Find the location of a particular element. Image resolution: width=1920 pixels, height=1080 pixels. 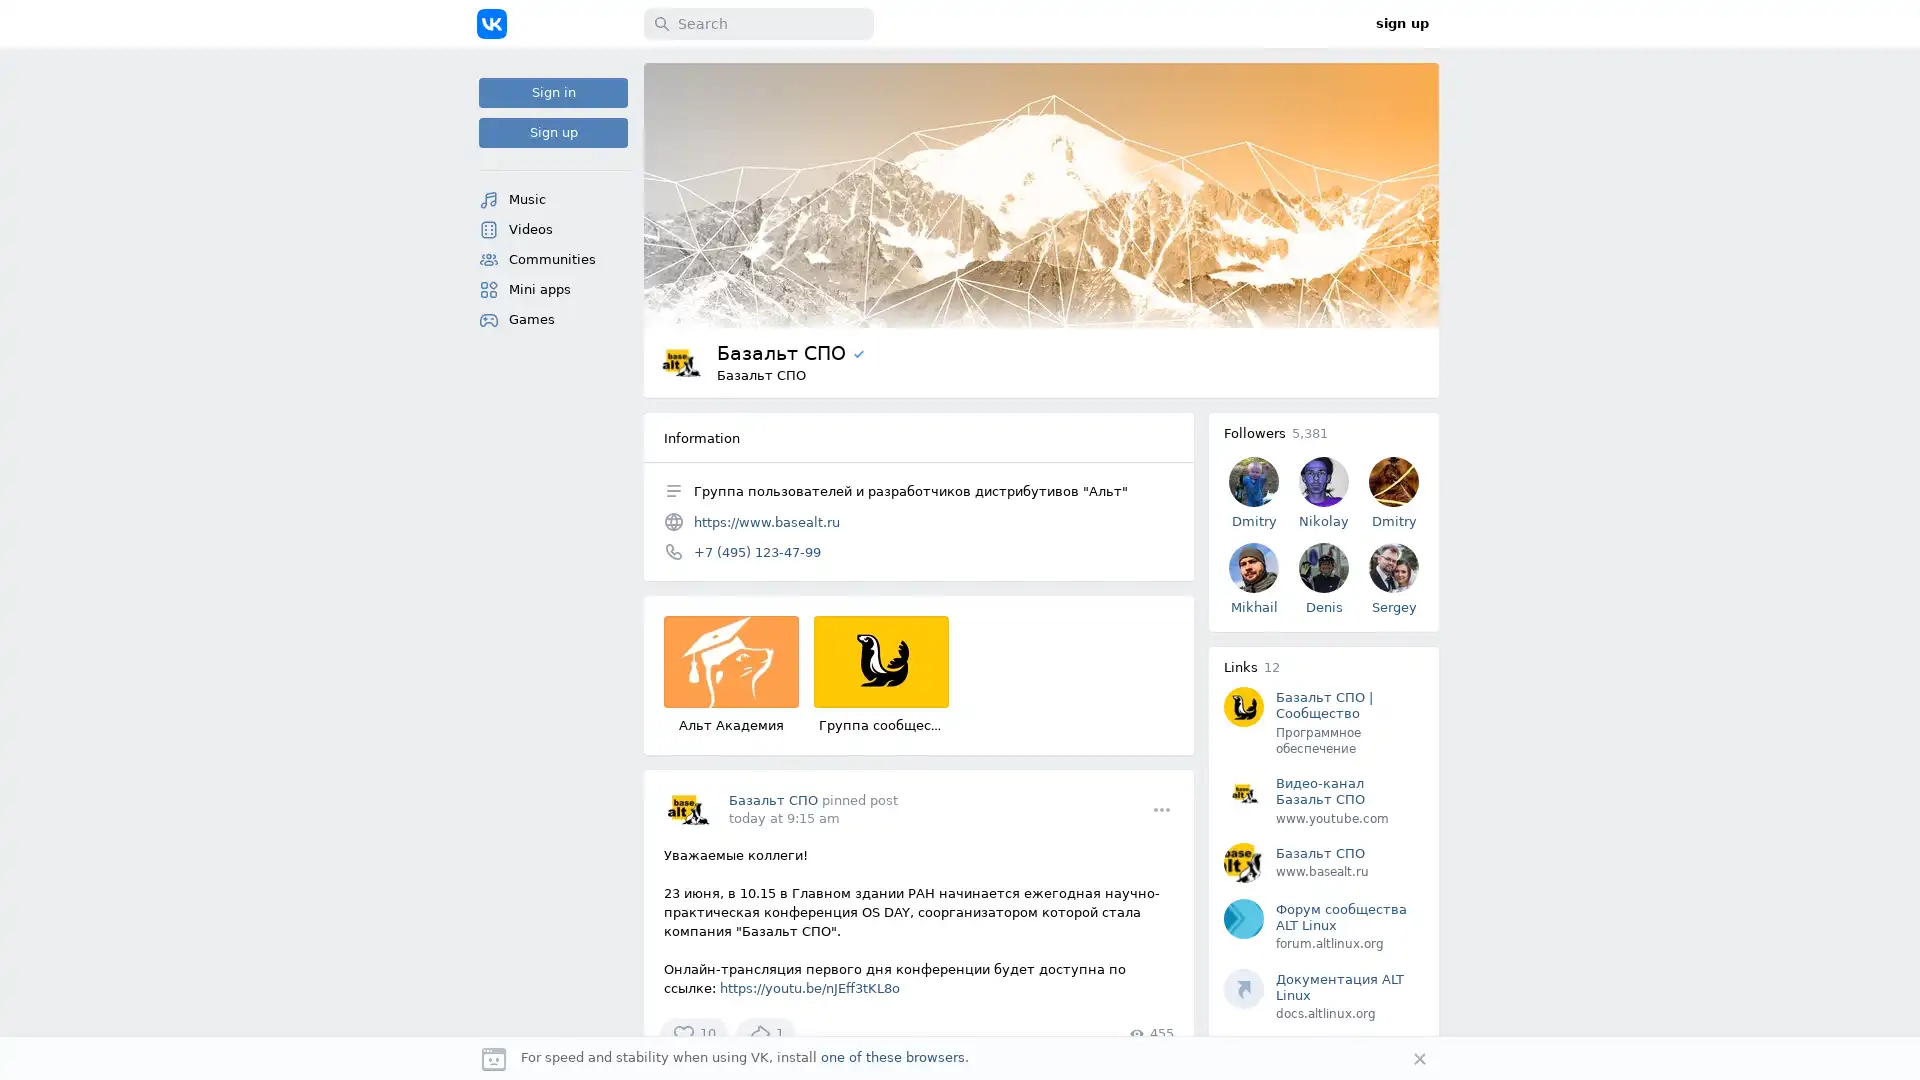

Send reaction Like is located at coordinates (694, 1033).